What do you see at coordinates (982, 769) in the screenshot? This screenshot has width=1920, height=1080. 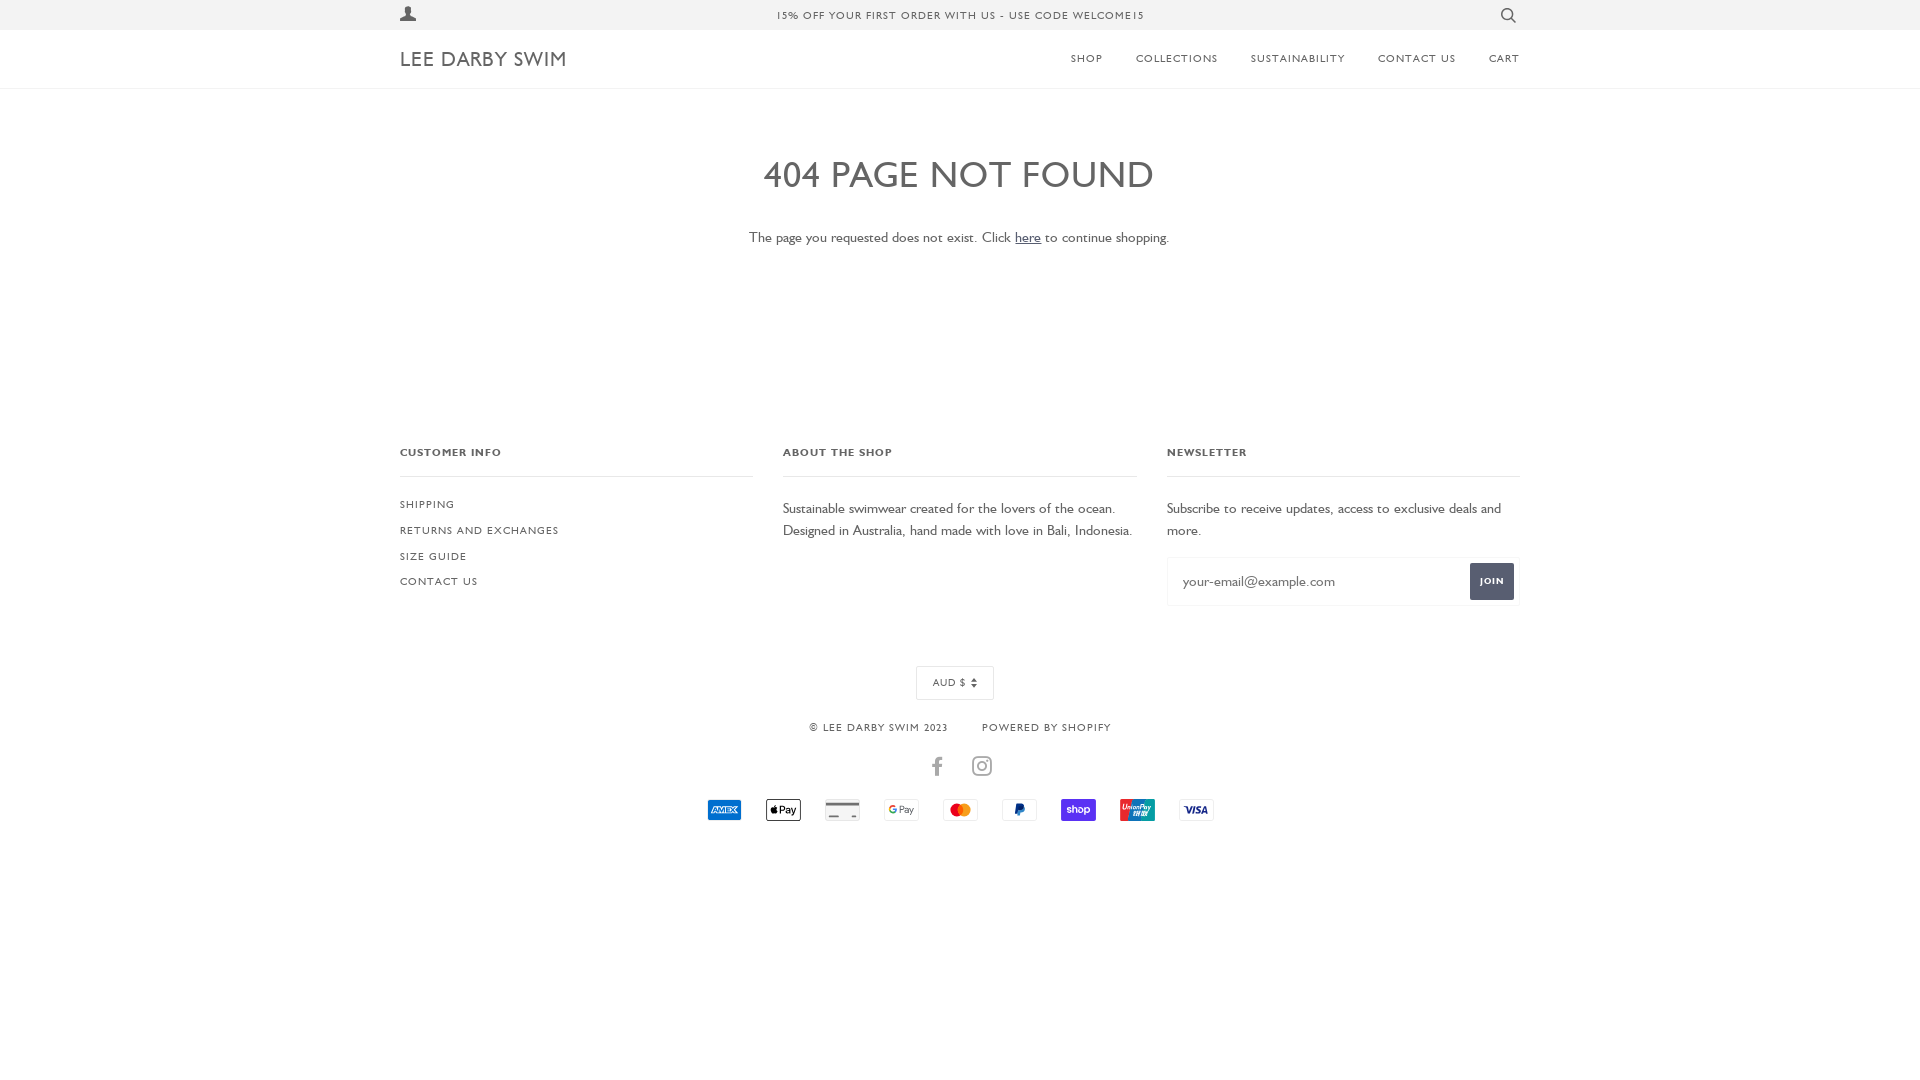 I see `'INSTAGRAM'` at bounding box center [982, 769].